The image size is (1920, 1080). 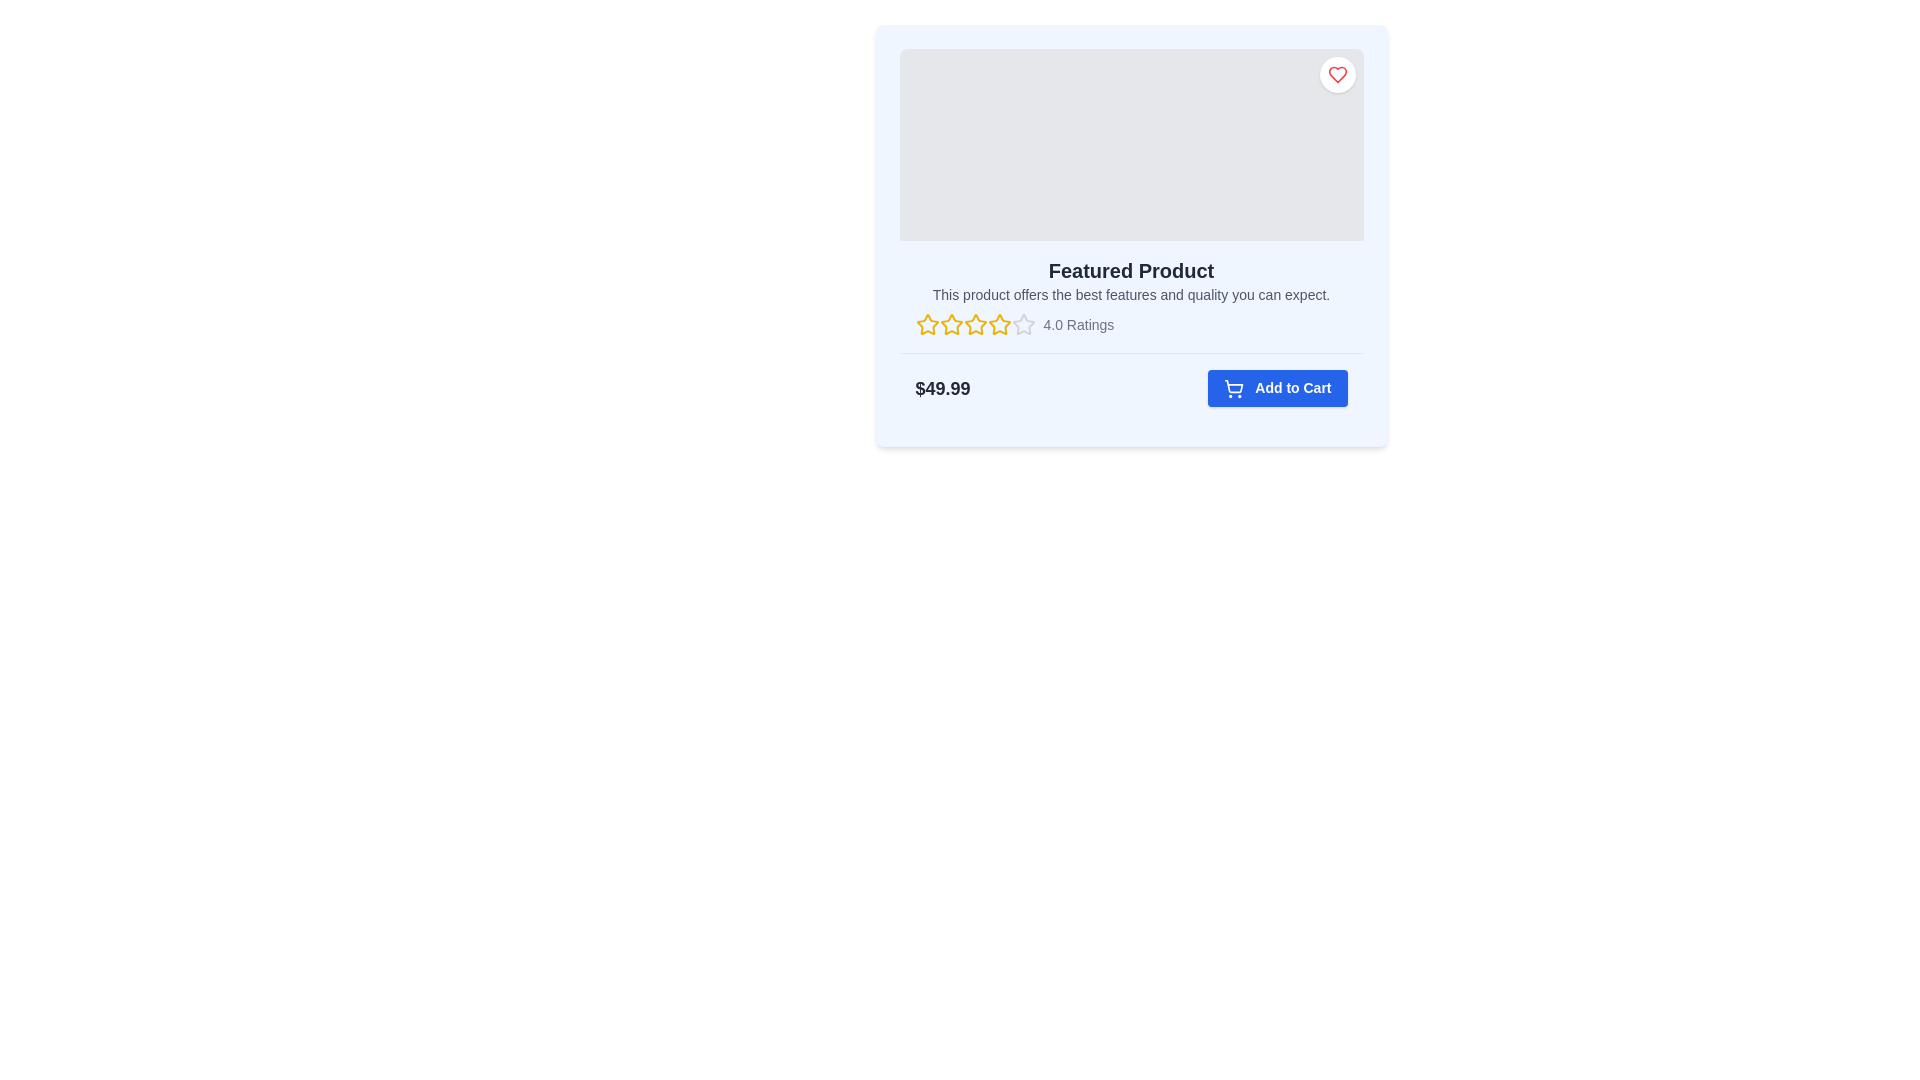 I want to click on the star-shaped icon in the rating system, so click(x=1022, y=323).